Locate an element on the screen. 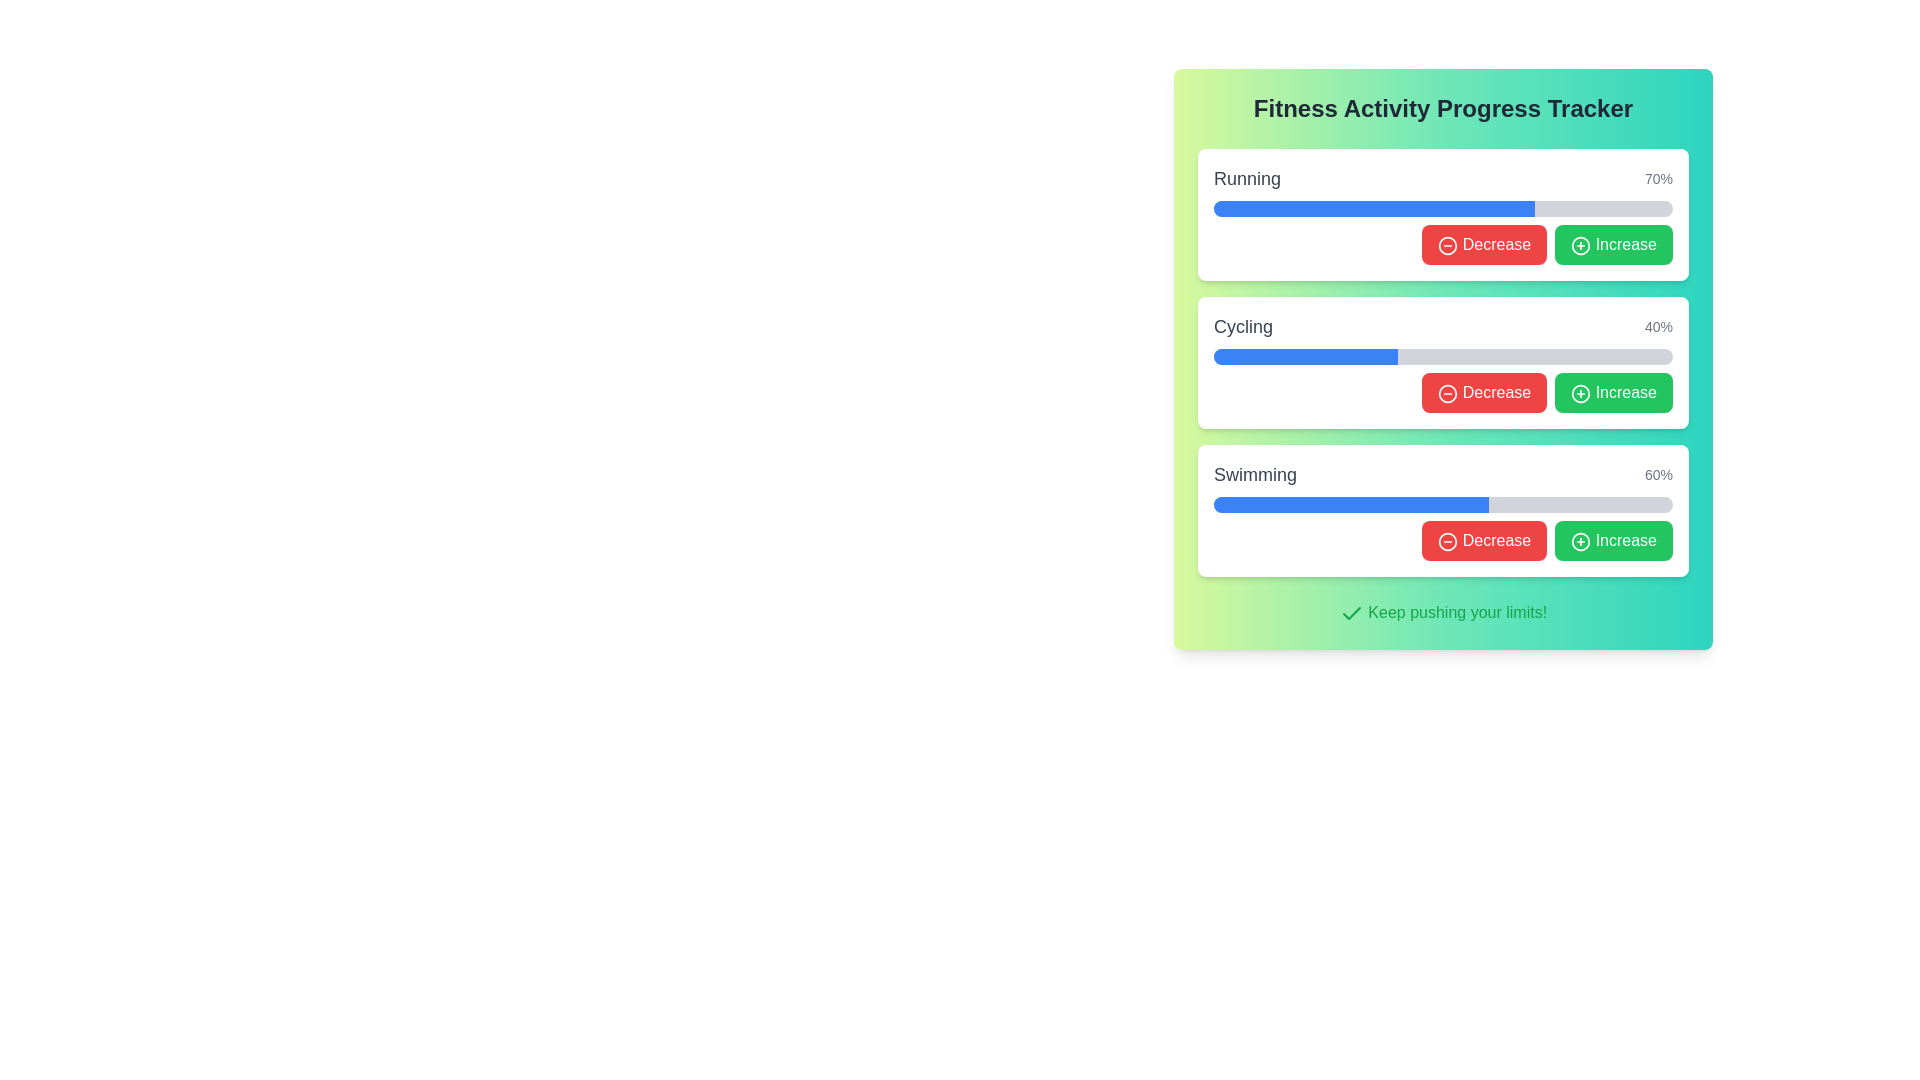 This screenshot has height=1080, width=1920. the increment button located to the right of the 'Decrease' button in the button group associated with the 'Cycling' progress bar is located at coordinates (1614, 393).